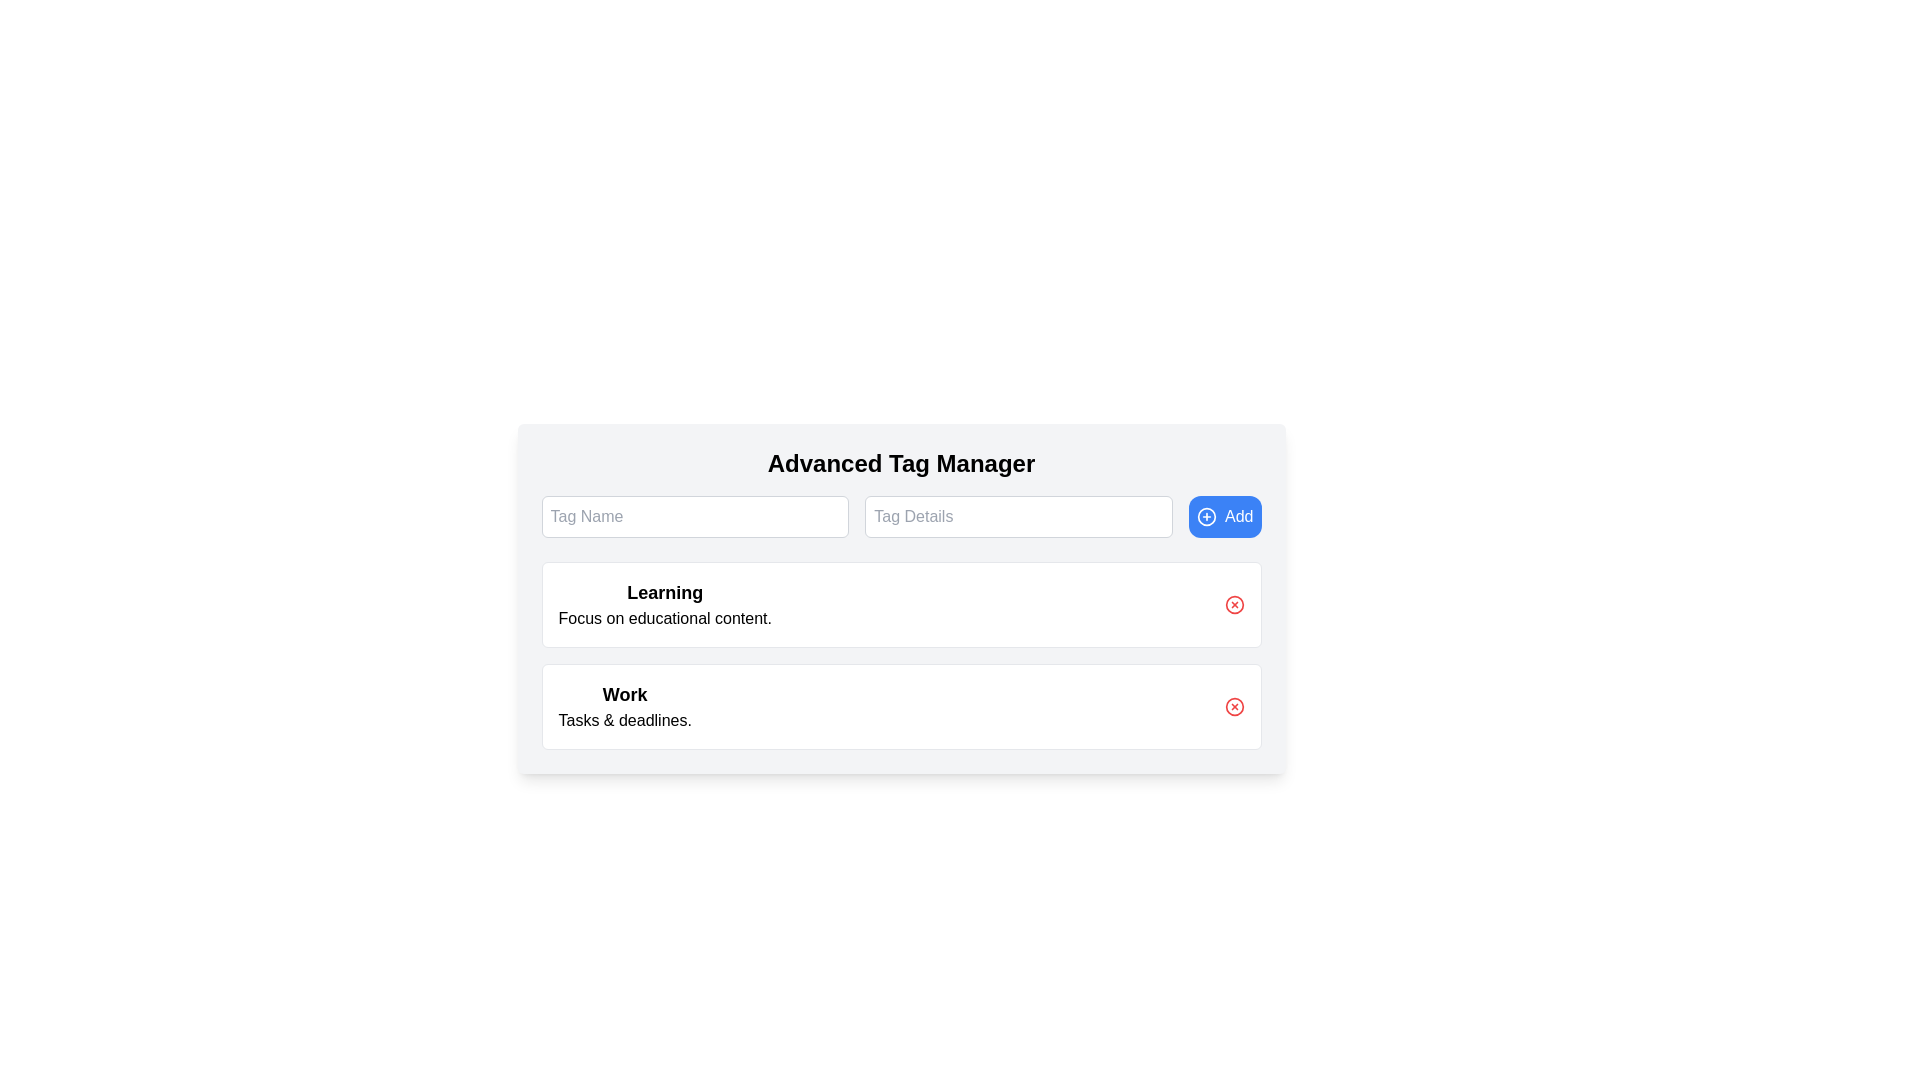  Describe the element at coordinates (665, 592) in the screenshot. I see `the static text label displaying the bold text 'Learning', which is styled with a larger font size and positioned above the description text 'Focus on educational content'` at that location.